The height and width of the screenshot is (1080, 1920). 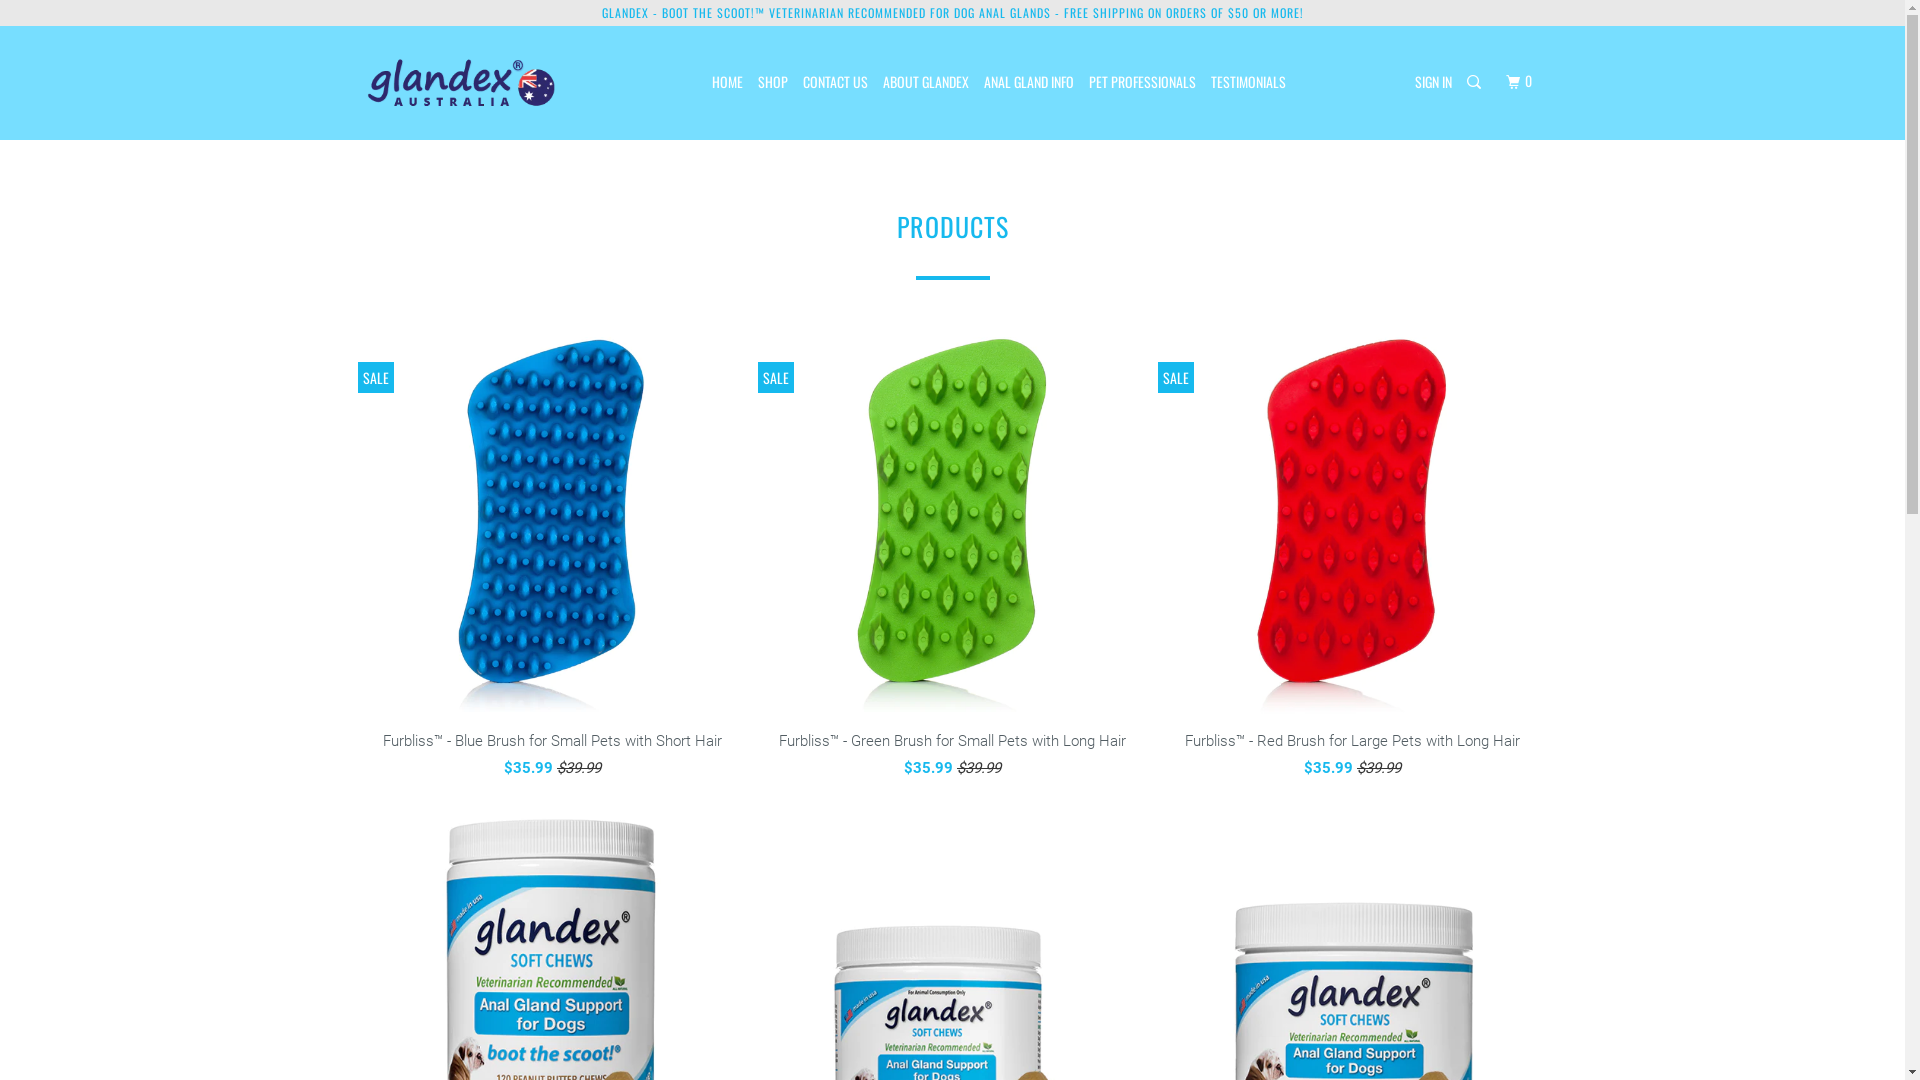 What do you see at coordinates (1432, 80) in the screenshot?
I see `'SIGN IN'` at bounding box center [1432, 80].